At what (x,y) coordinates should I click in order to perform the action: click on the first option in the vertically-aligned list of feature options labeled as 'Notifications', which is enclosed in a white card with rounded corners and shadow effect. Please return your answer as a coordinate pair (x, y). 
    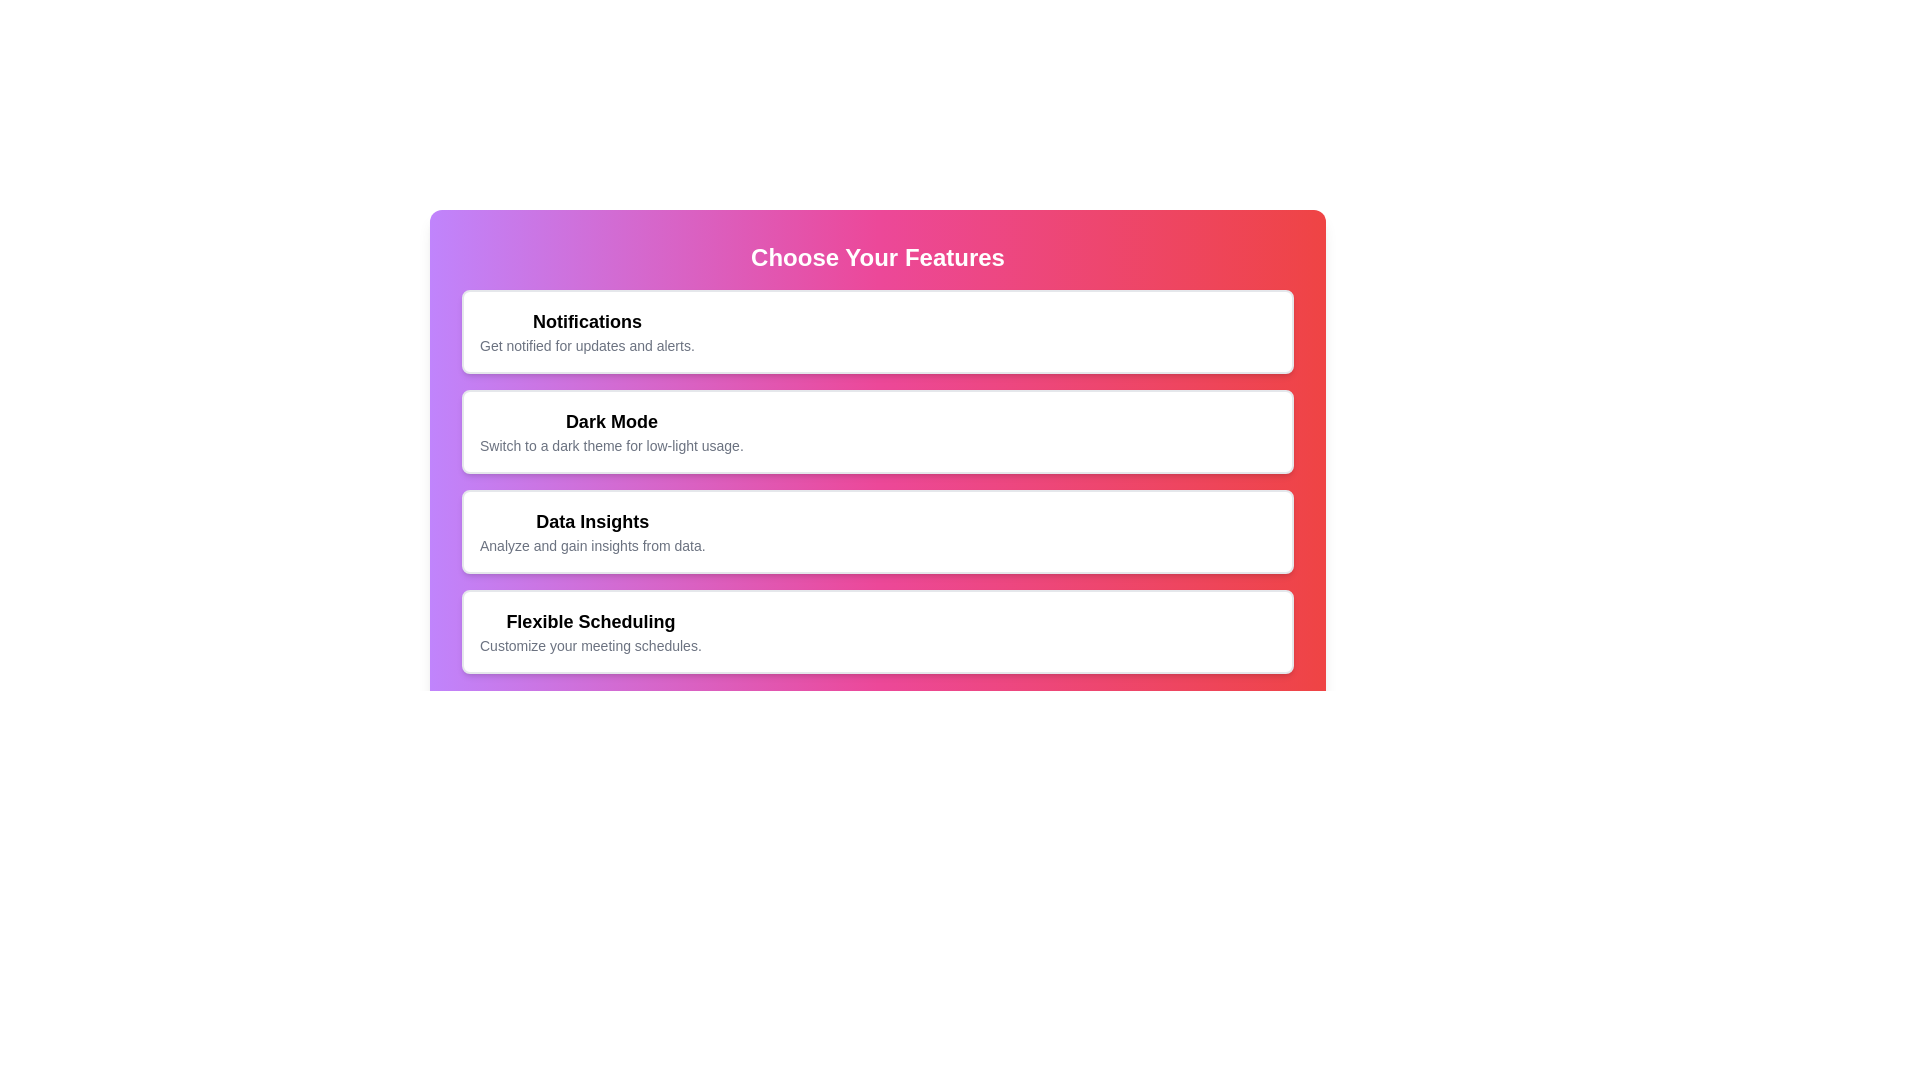
    Looking at the image, I should click on (586, 330).